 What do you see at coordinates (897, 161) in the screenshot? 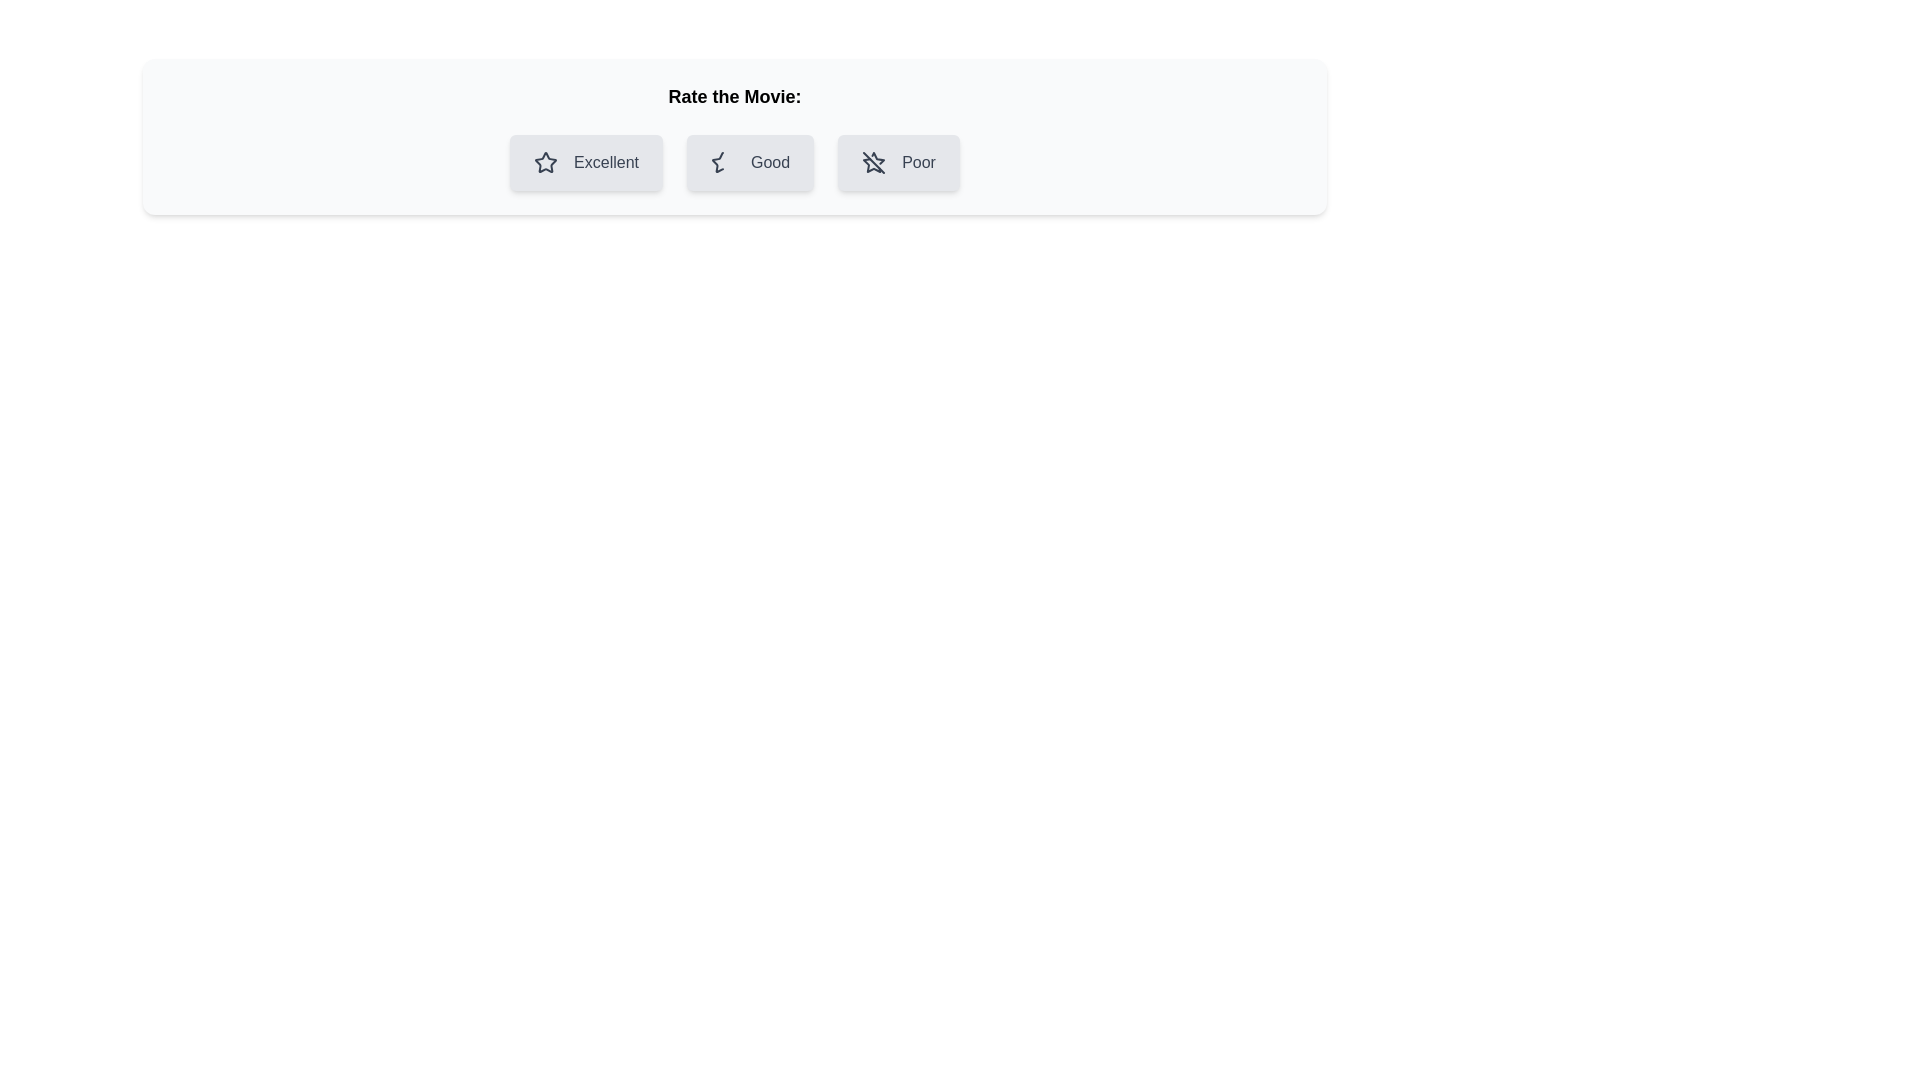
I see `the rating chip labeled Poor by clicking on it` at bounding box center [897, 161].